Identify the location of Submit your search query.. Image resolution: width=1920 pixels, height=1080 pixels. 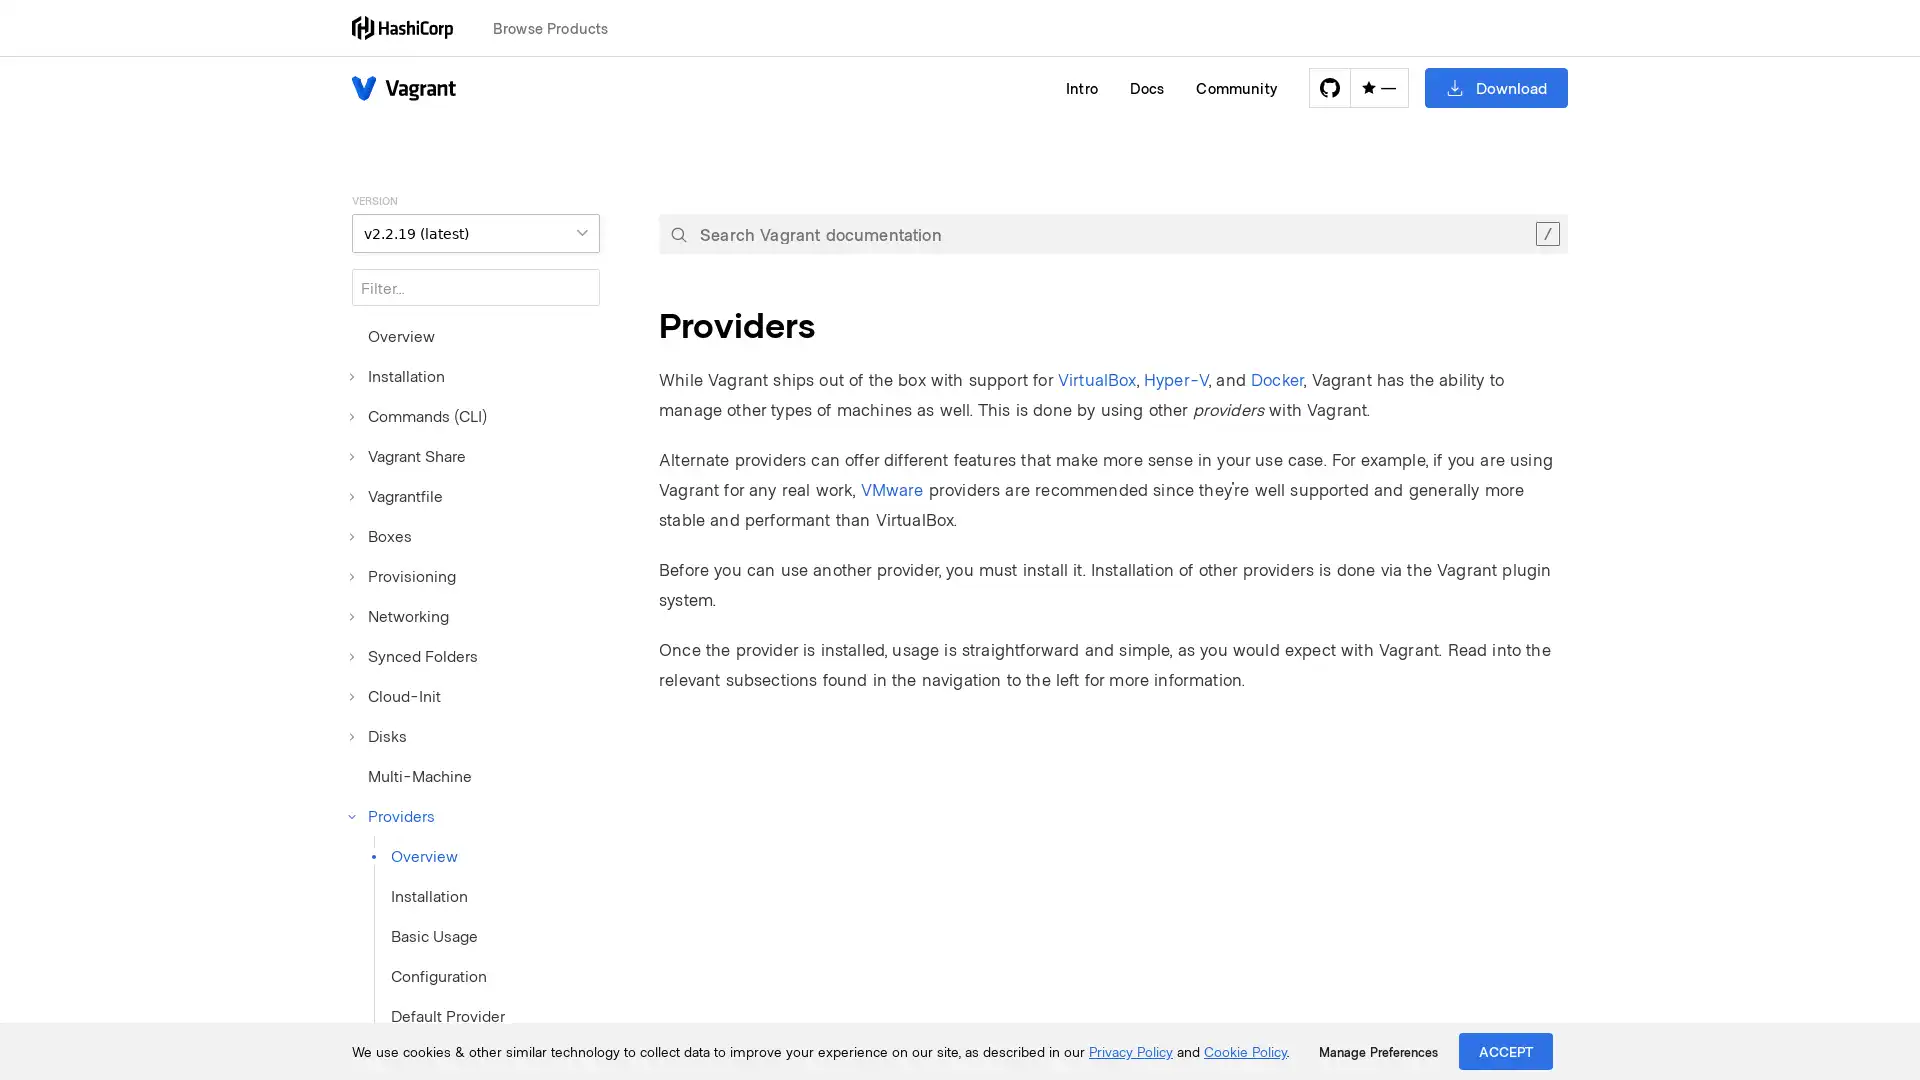
(678, 233).